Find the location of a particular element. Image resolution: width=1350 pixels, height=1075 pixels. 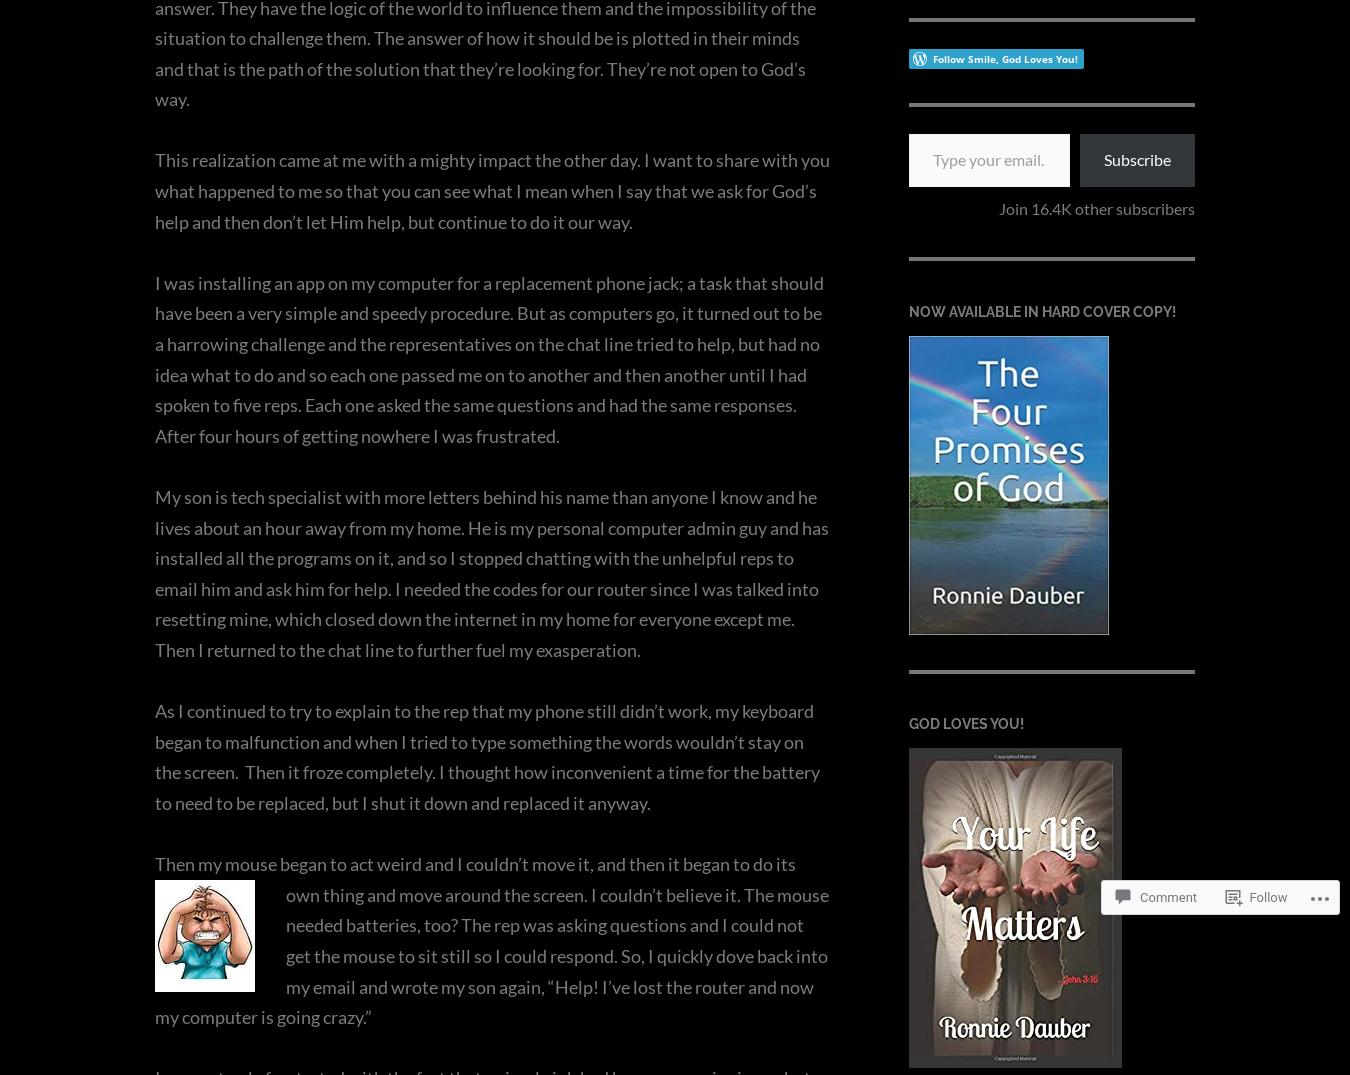

'Subscribe' is located at coordinates (1136, 159).